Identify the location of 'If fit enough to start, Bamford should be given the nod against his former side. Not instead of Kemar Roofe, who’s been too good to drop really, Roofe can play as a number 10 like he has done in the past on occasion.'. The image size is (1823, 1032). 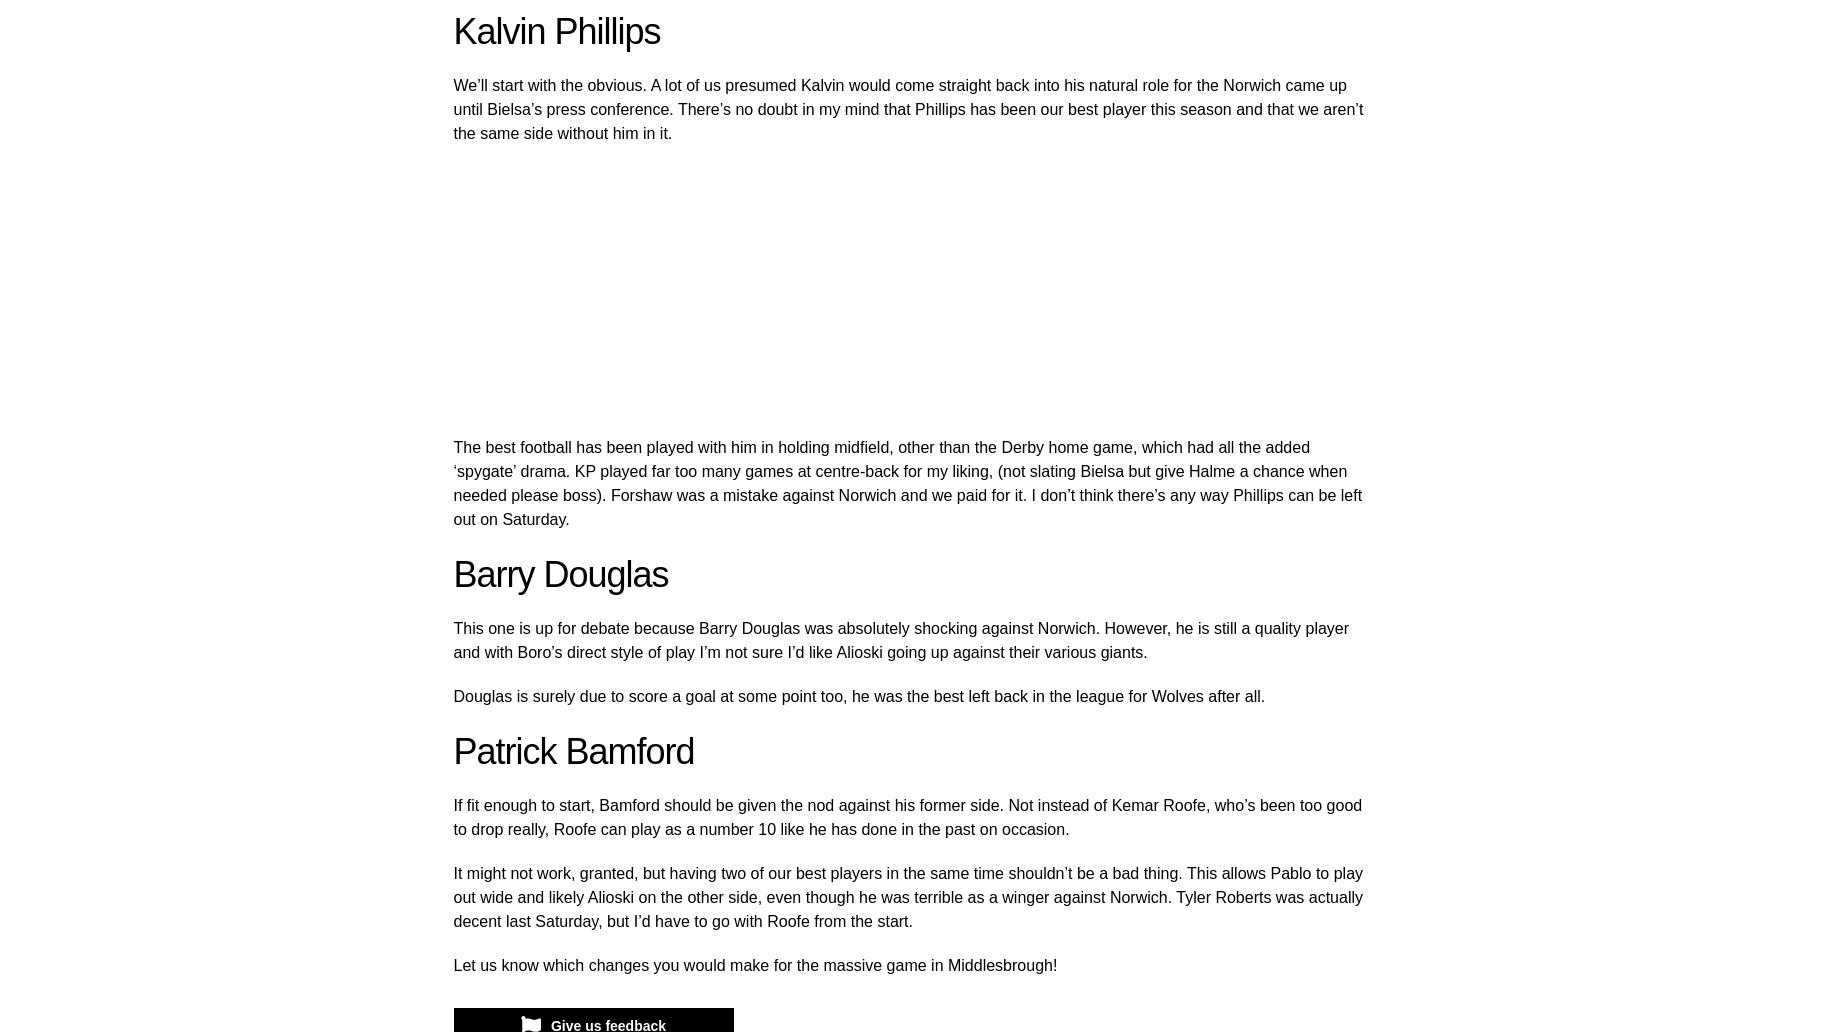
(906, 817).